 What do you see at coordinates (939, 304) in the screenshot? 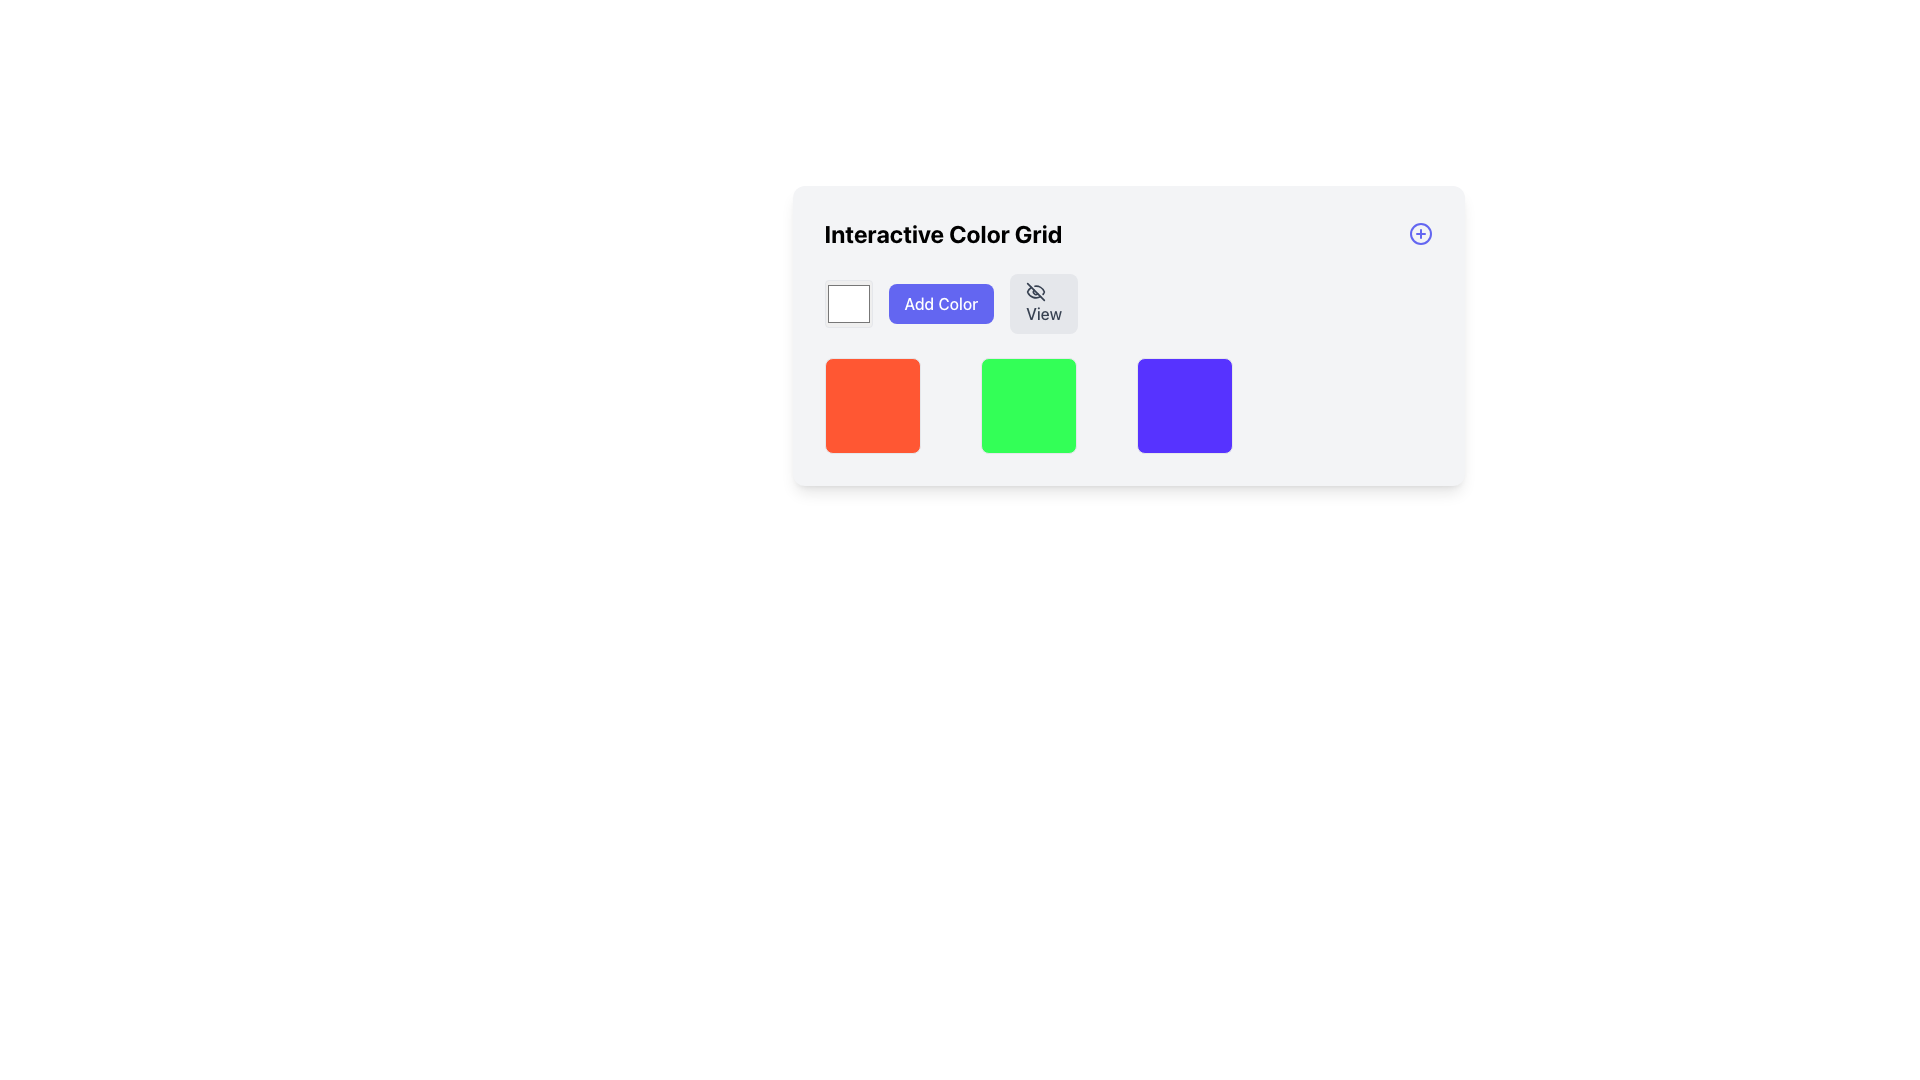
I see `the 'Add Color' button, which is a rectangular button with a blue background and white text` at bounding box center [939, 304].